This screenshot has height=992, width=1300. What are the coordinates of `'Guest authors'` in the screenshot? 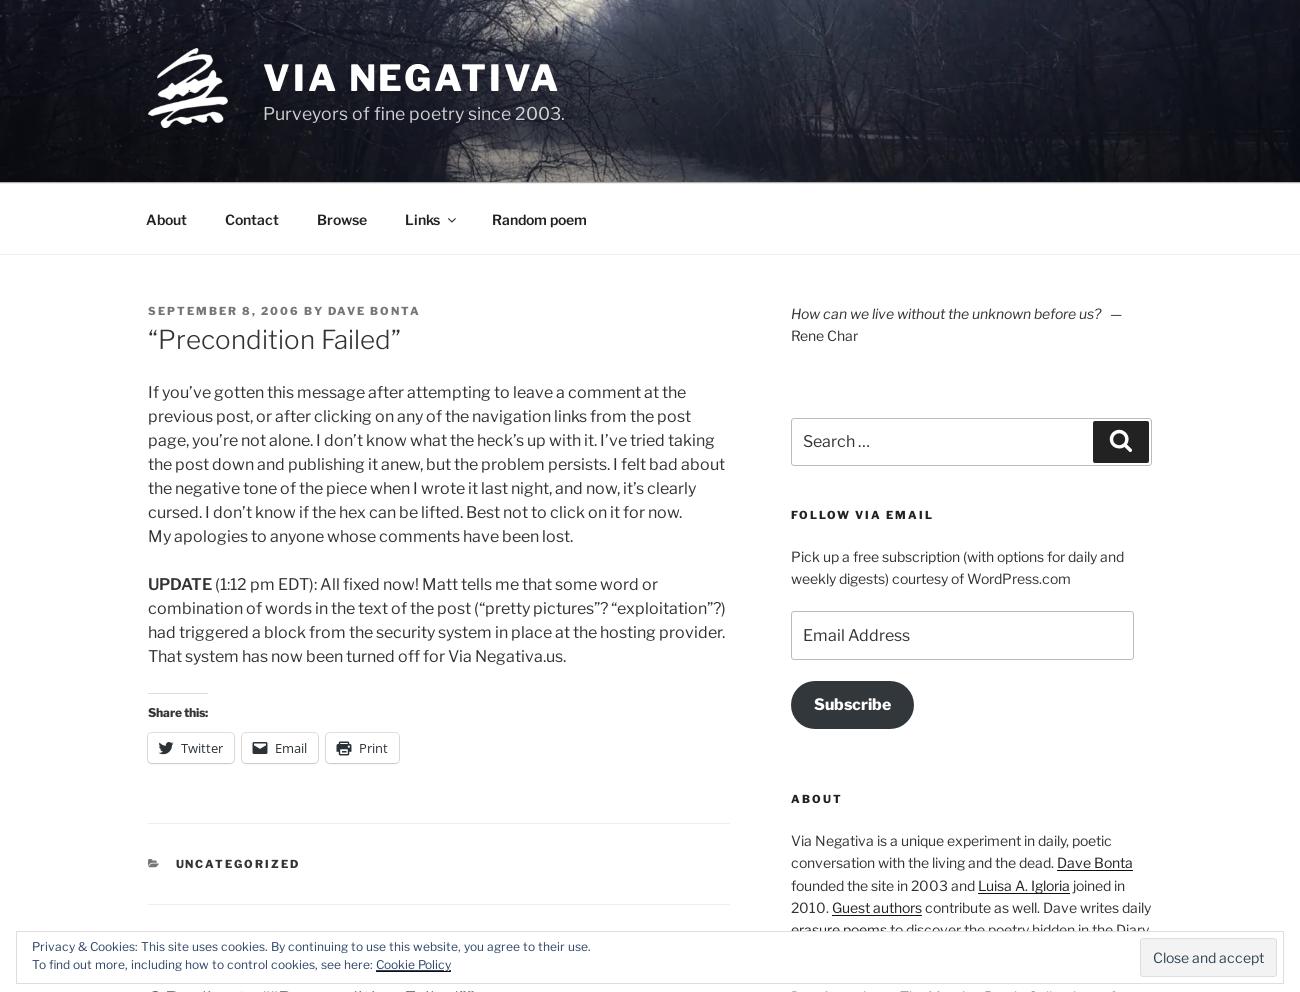 It's located at (830, 906).